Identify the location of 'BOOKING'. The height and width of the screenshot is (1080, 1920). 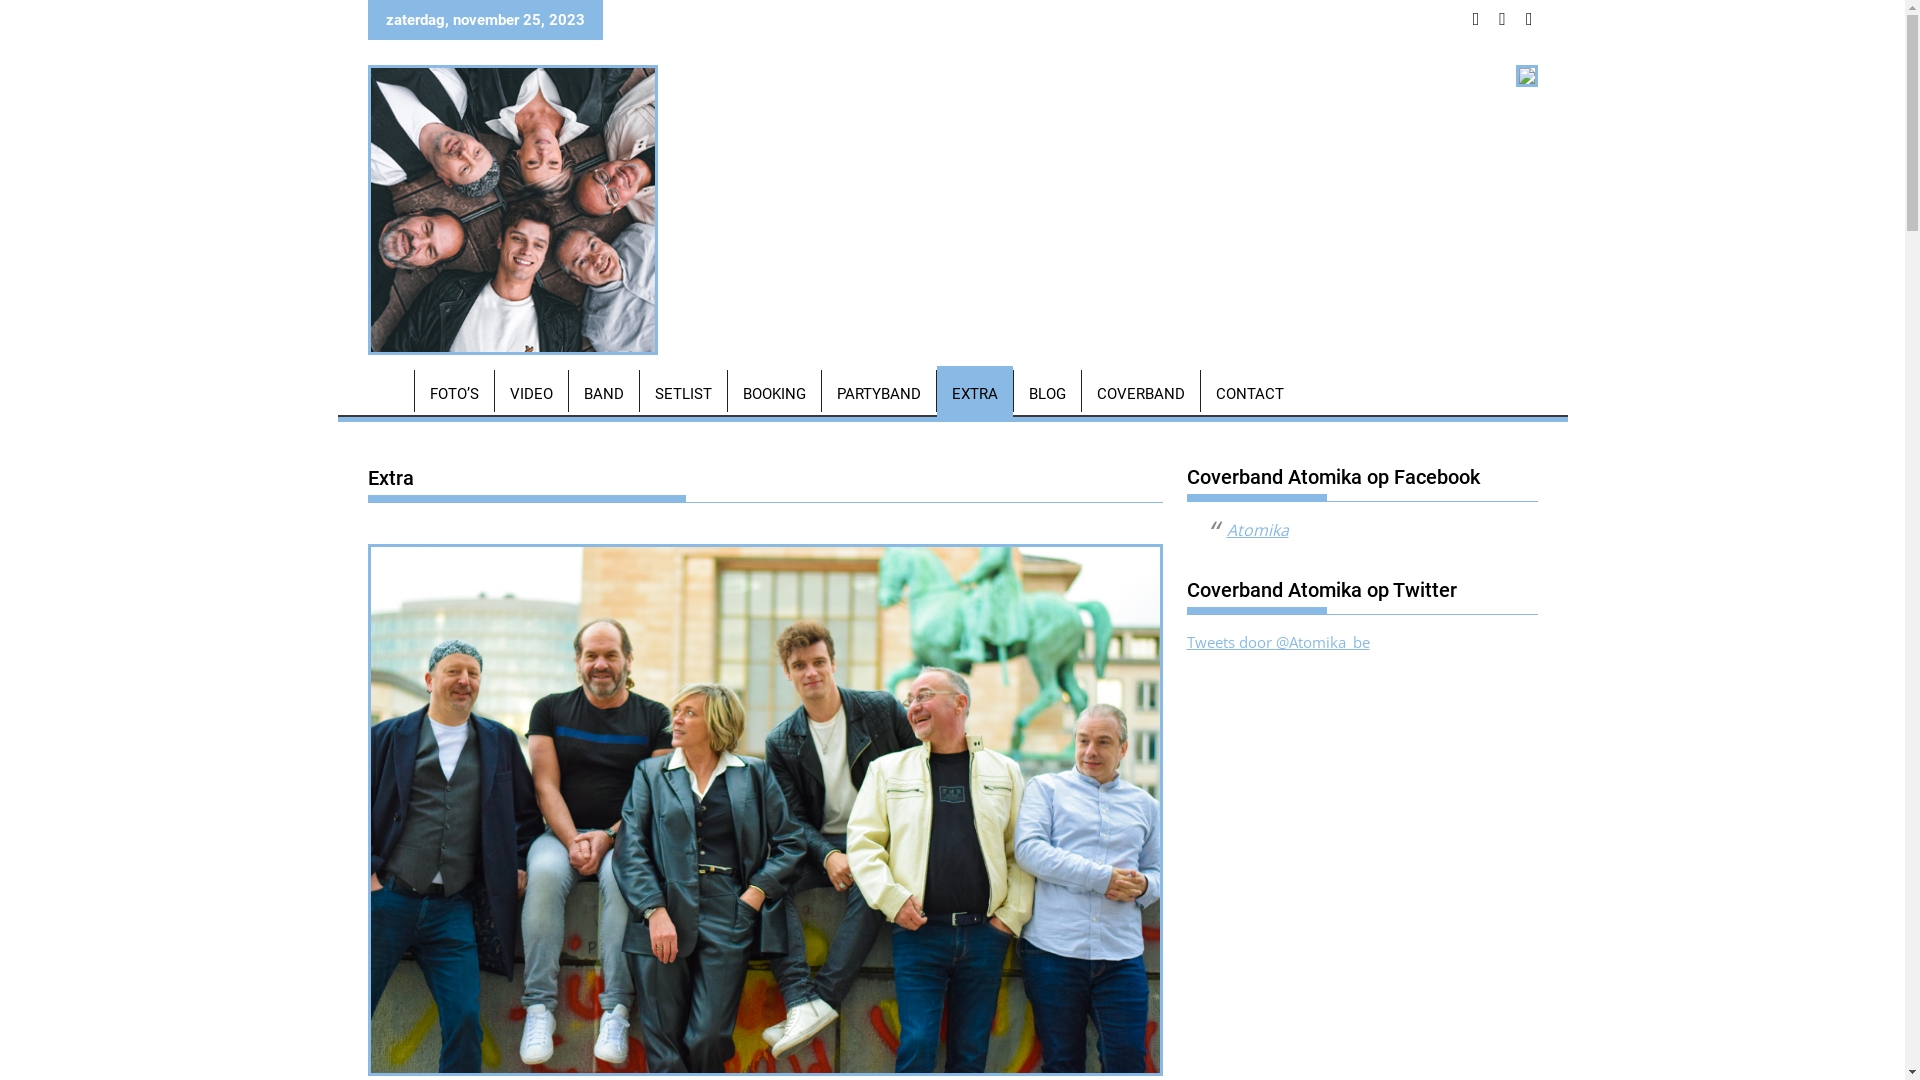
(727, 393).